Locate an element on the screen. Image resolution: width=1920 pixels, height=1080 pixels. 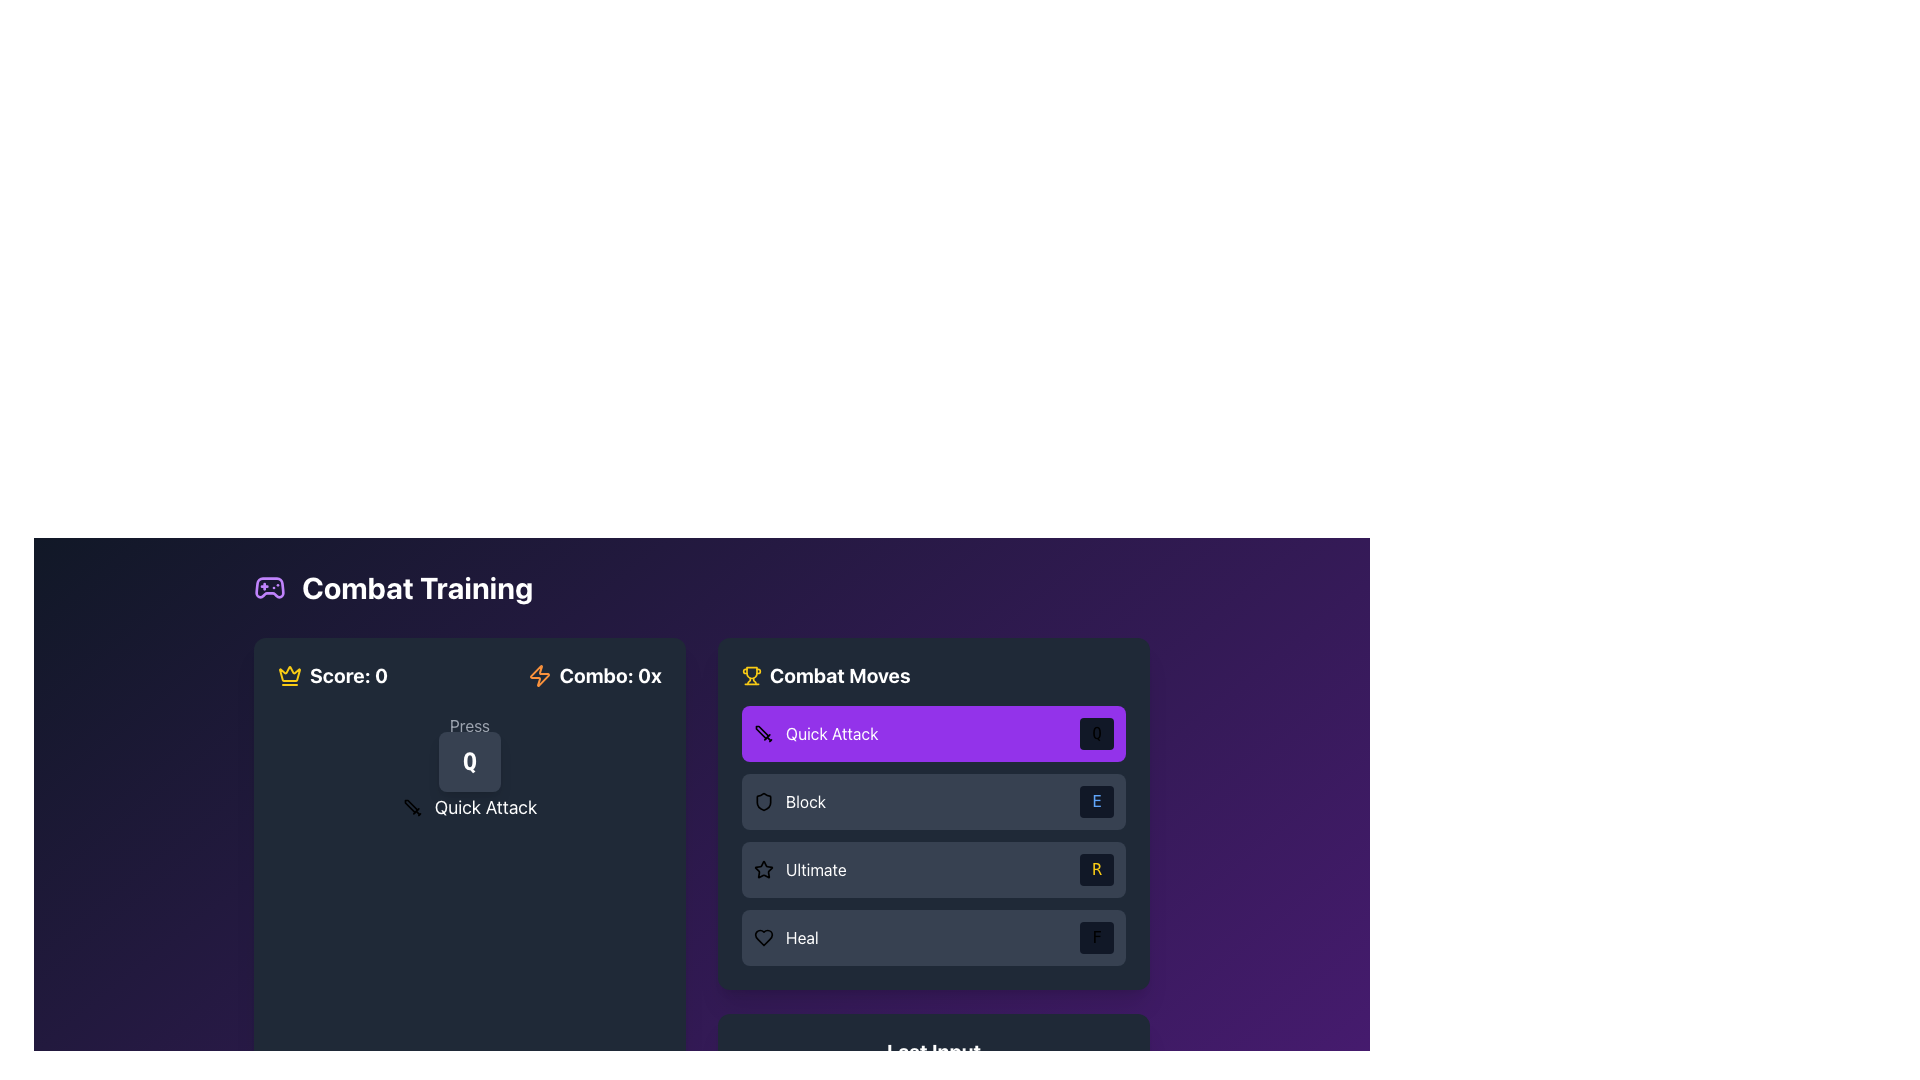
the small sword icon styled as a vector graphic, which is part of the 'Quick Attack' menu option located in the 'Combat Moves' section is located at coordinates (762, 733).